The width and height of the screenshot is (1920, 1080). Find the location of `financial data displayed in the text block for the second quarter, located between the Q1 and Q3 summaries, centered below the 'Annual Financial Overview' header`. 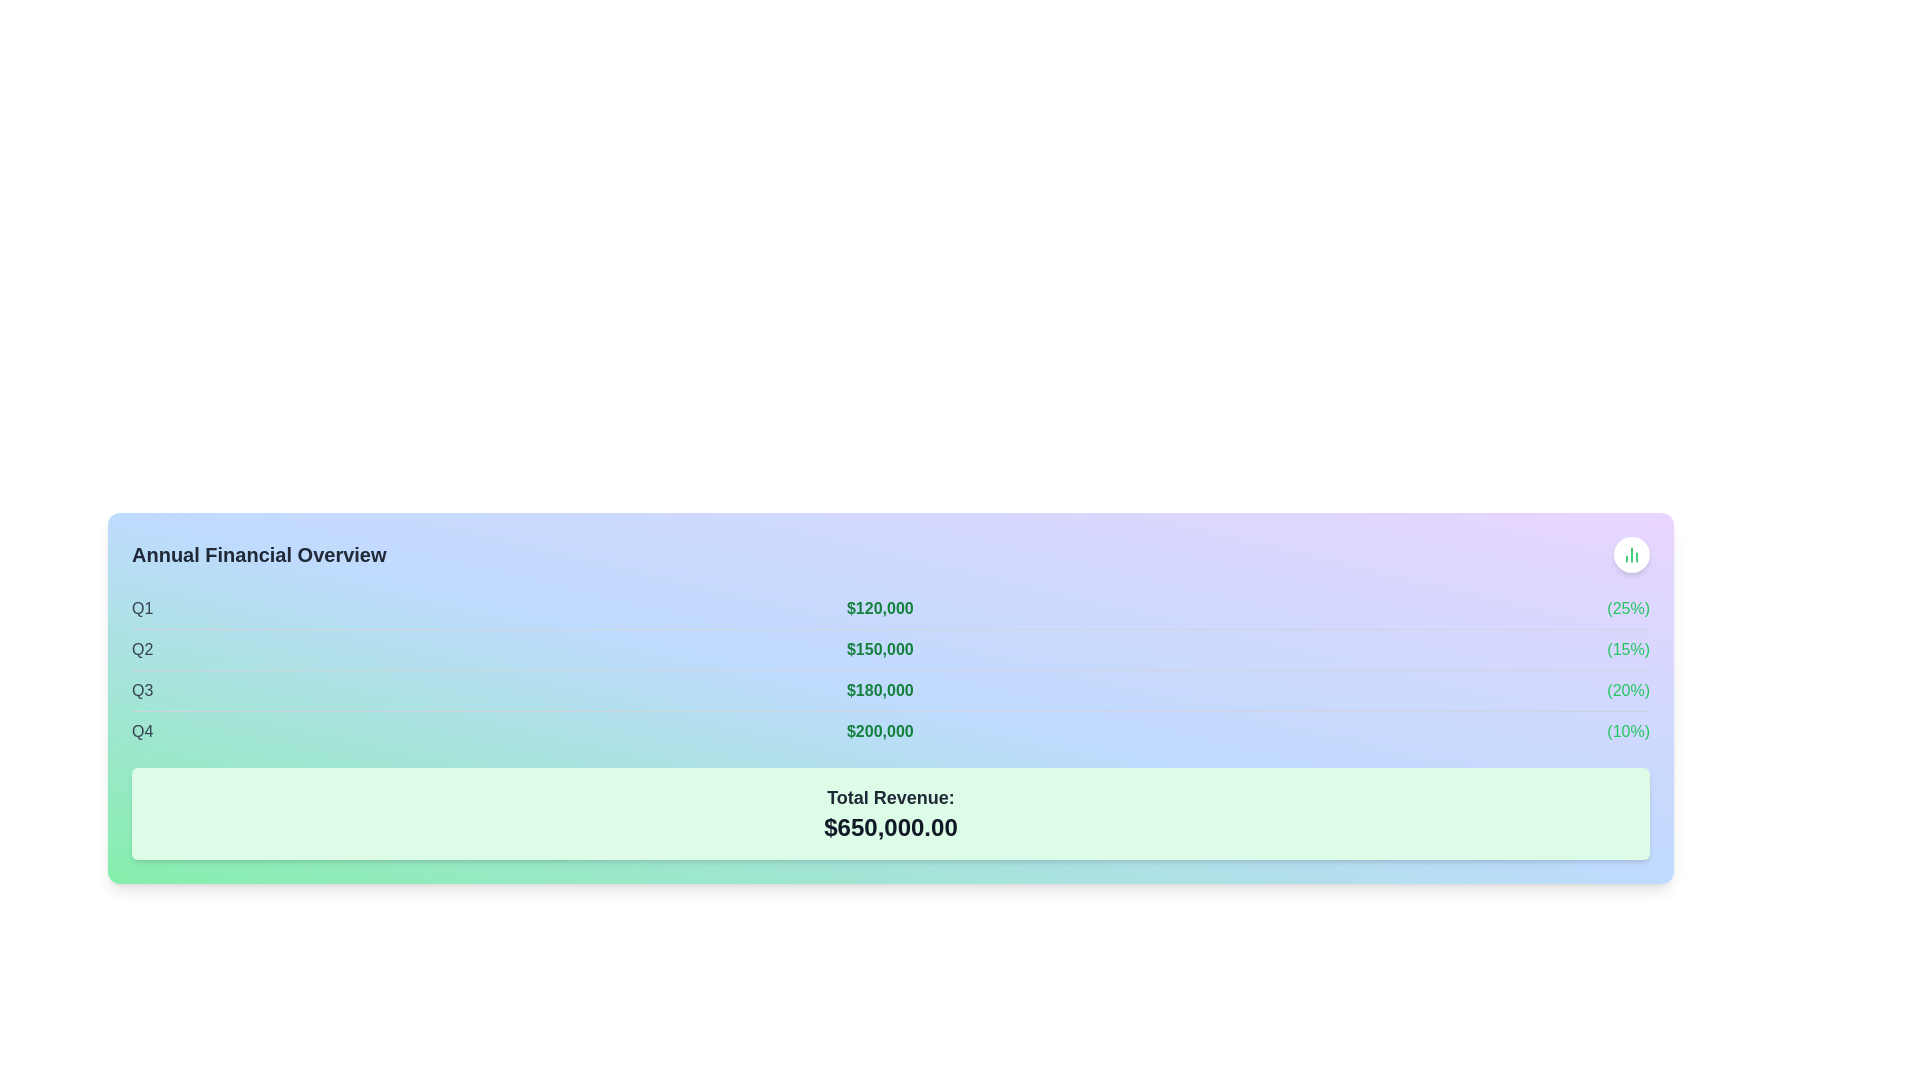

financial data displayed in the text block for the second quarter, located between the Q1 and Q3 summaries, centered below the 'Annual Financial Overview' header is located at coordinates (890, 649).